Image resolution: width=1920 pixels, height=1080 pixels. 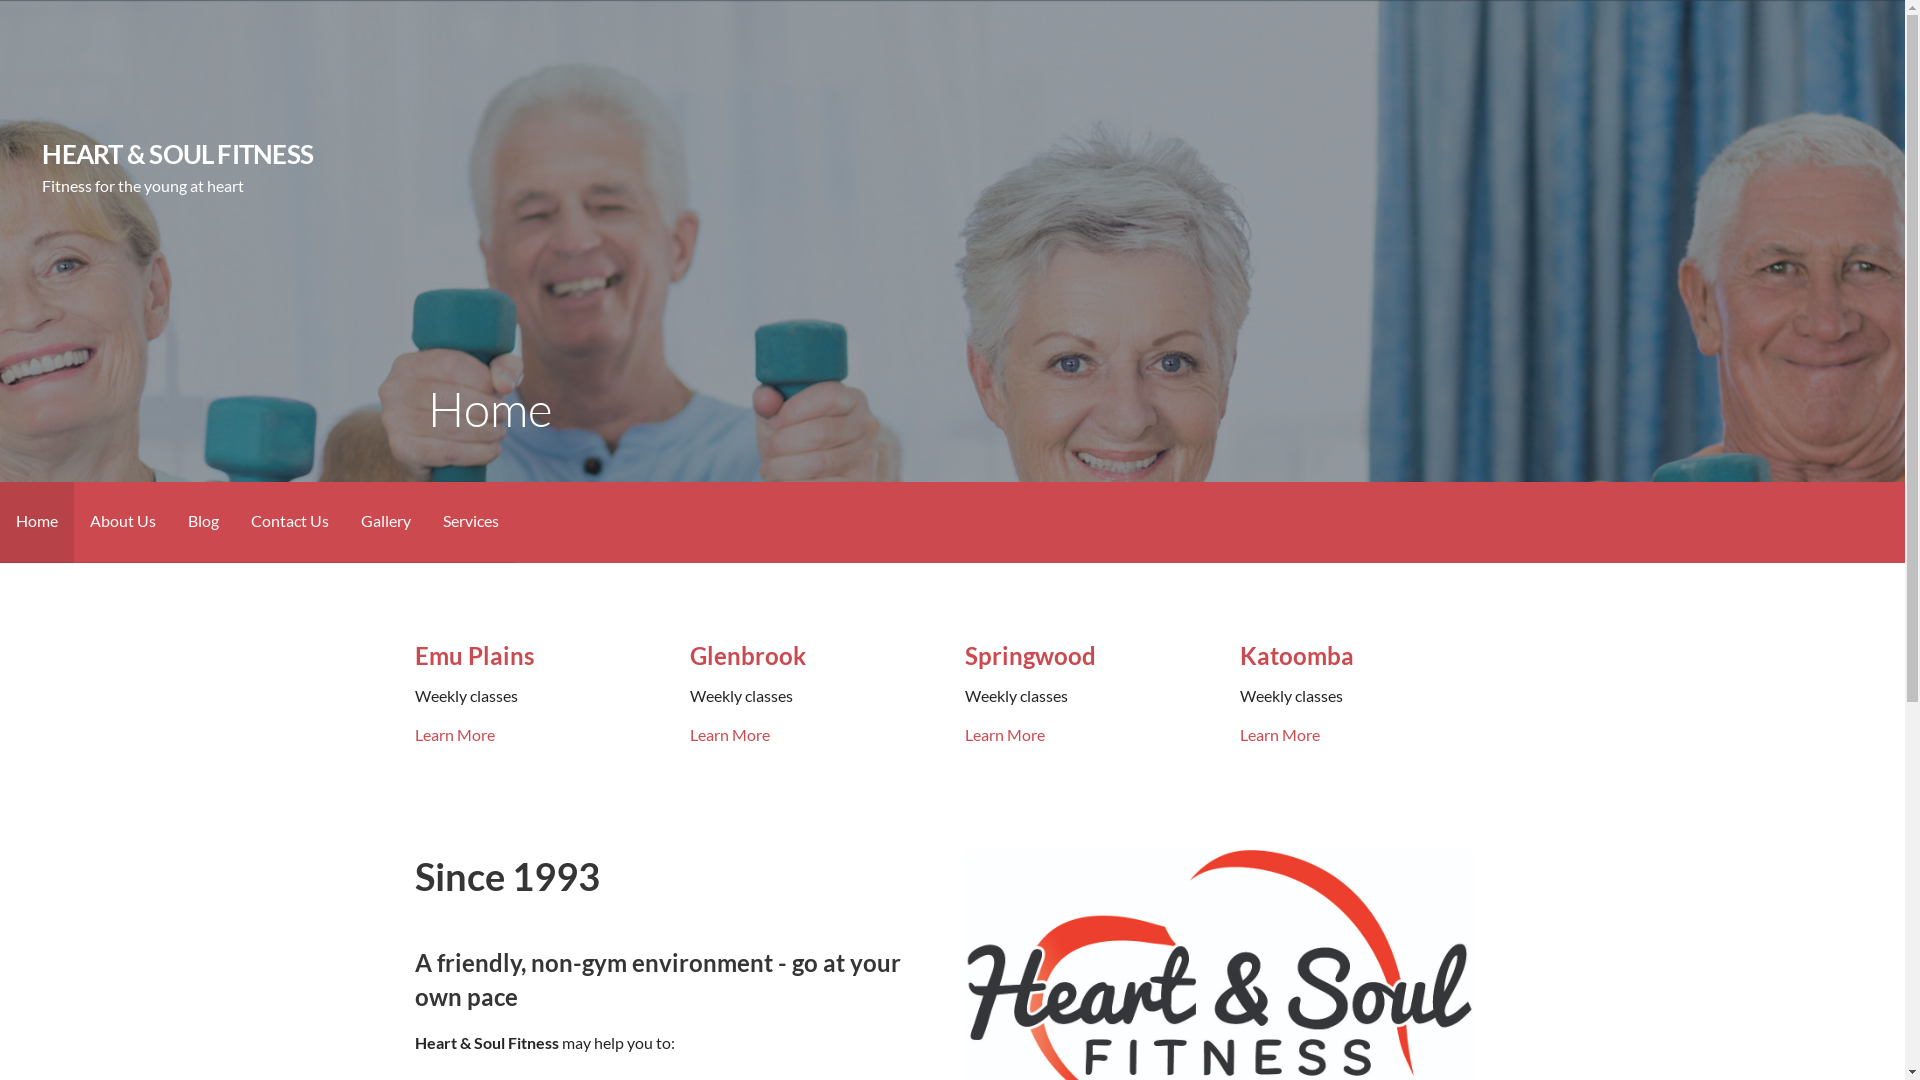 What do you see at coordinates (177, 153) in the screenshot?
I see `'HEART & SOUL FITNESS'` at bounding box center [177, 153].